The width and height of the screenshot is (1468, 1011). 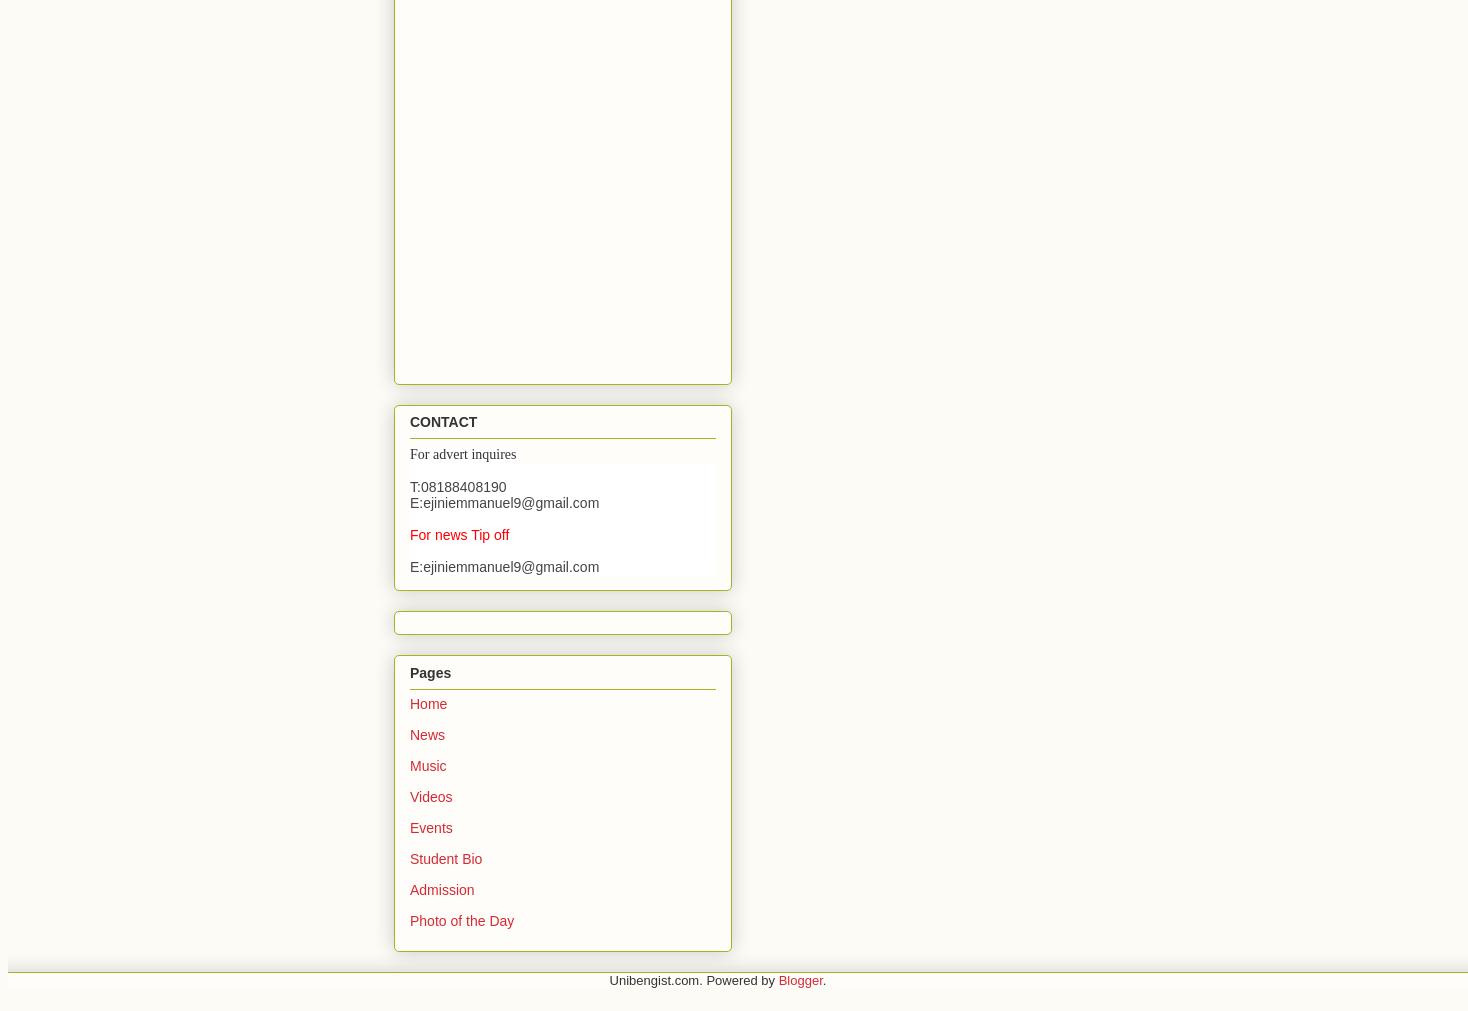 I want to click on 'Blogger', so click(x=800, y=979).